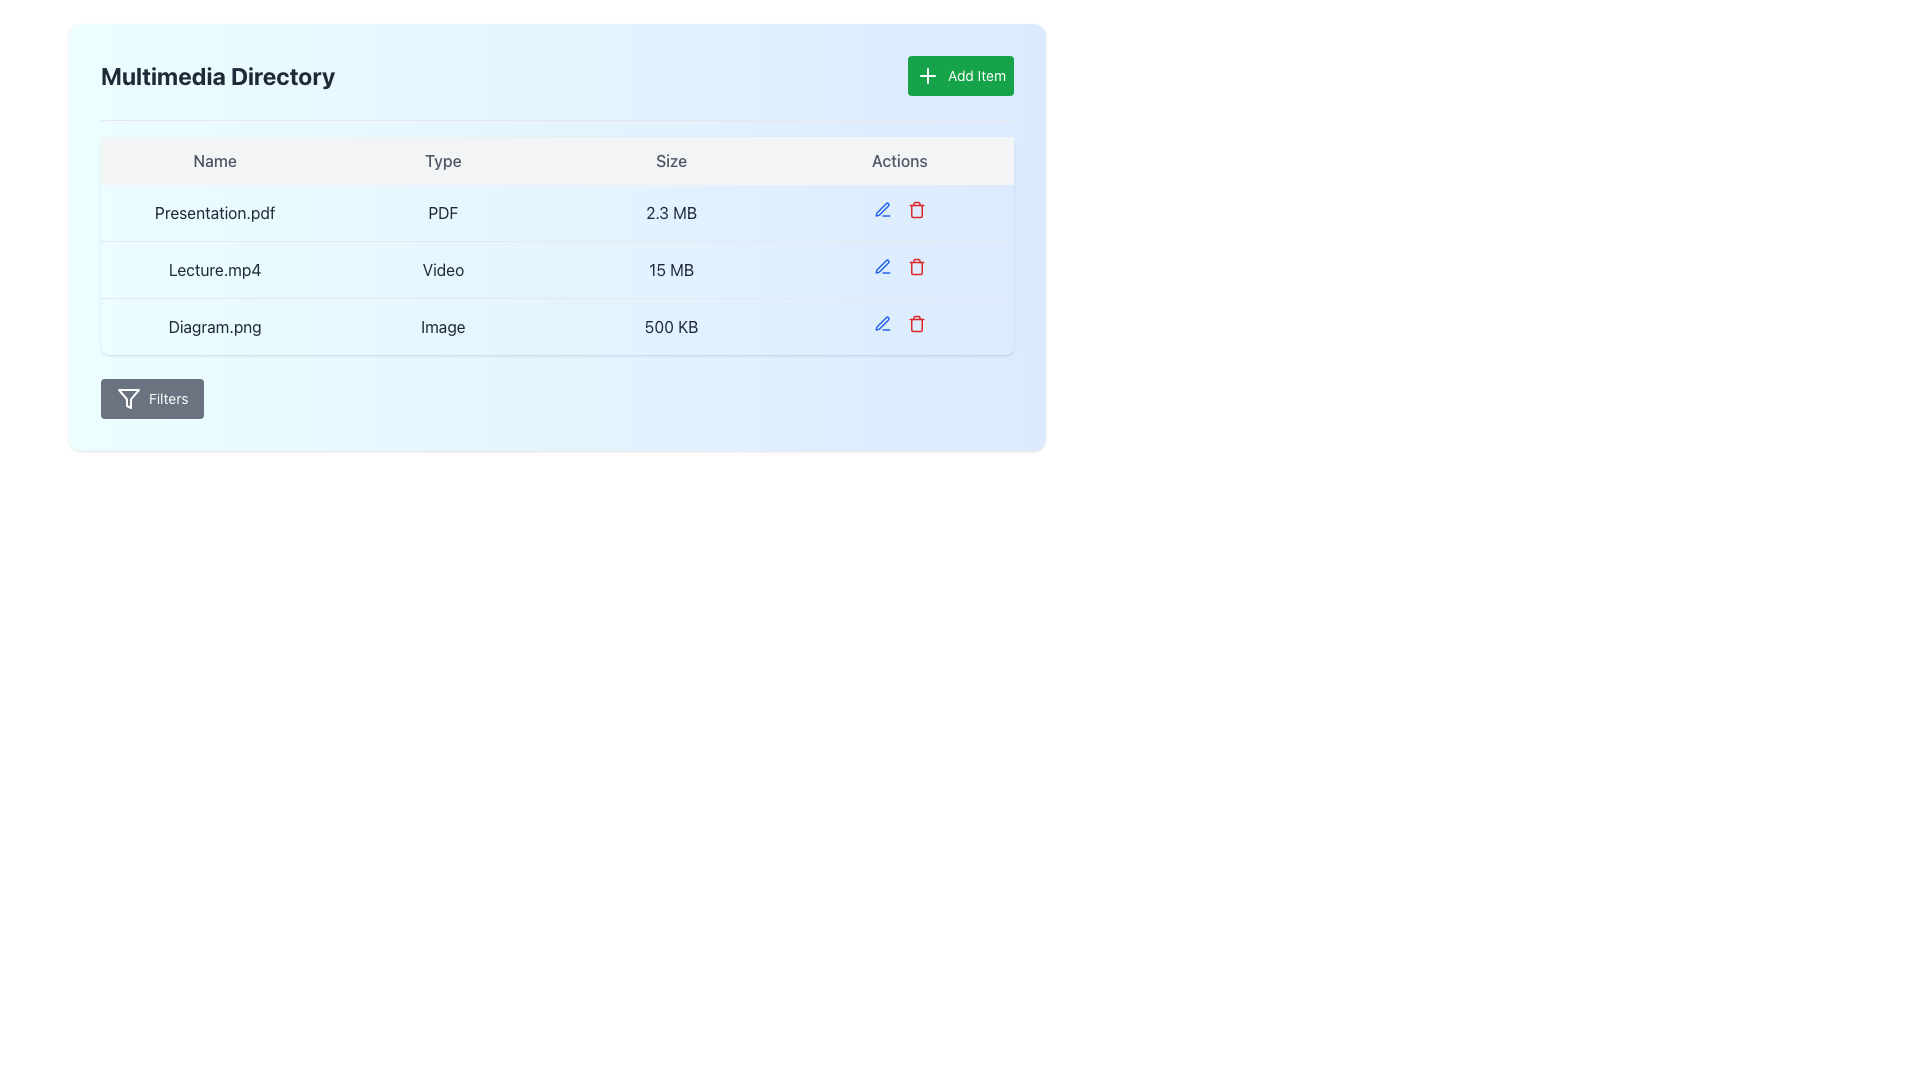  Describe the element at coordinates (215, 160) in the screenshot. I see `the text label displaying 'Name' in the table header, which is styled with a medium font weight and gray text color, located in the first column of the table header` at that location.